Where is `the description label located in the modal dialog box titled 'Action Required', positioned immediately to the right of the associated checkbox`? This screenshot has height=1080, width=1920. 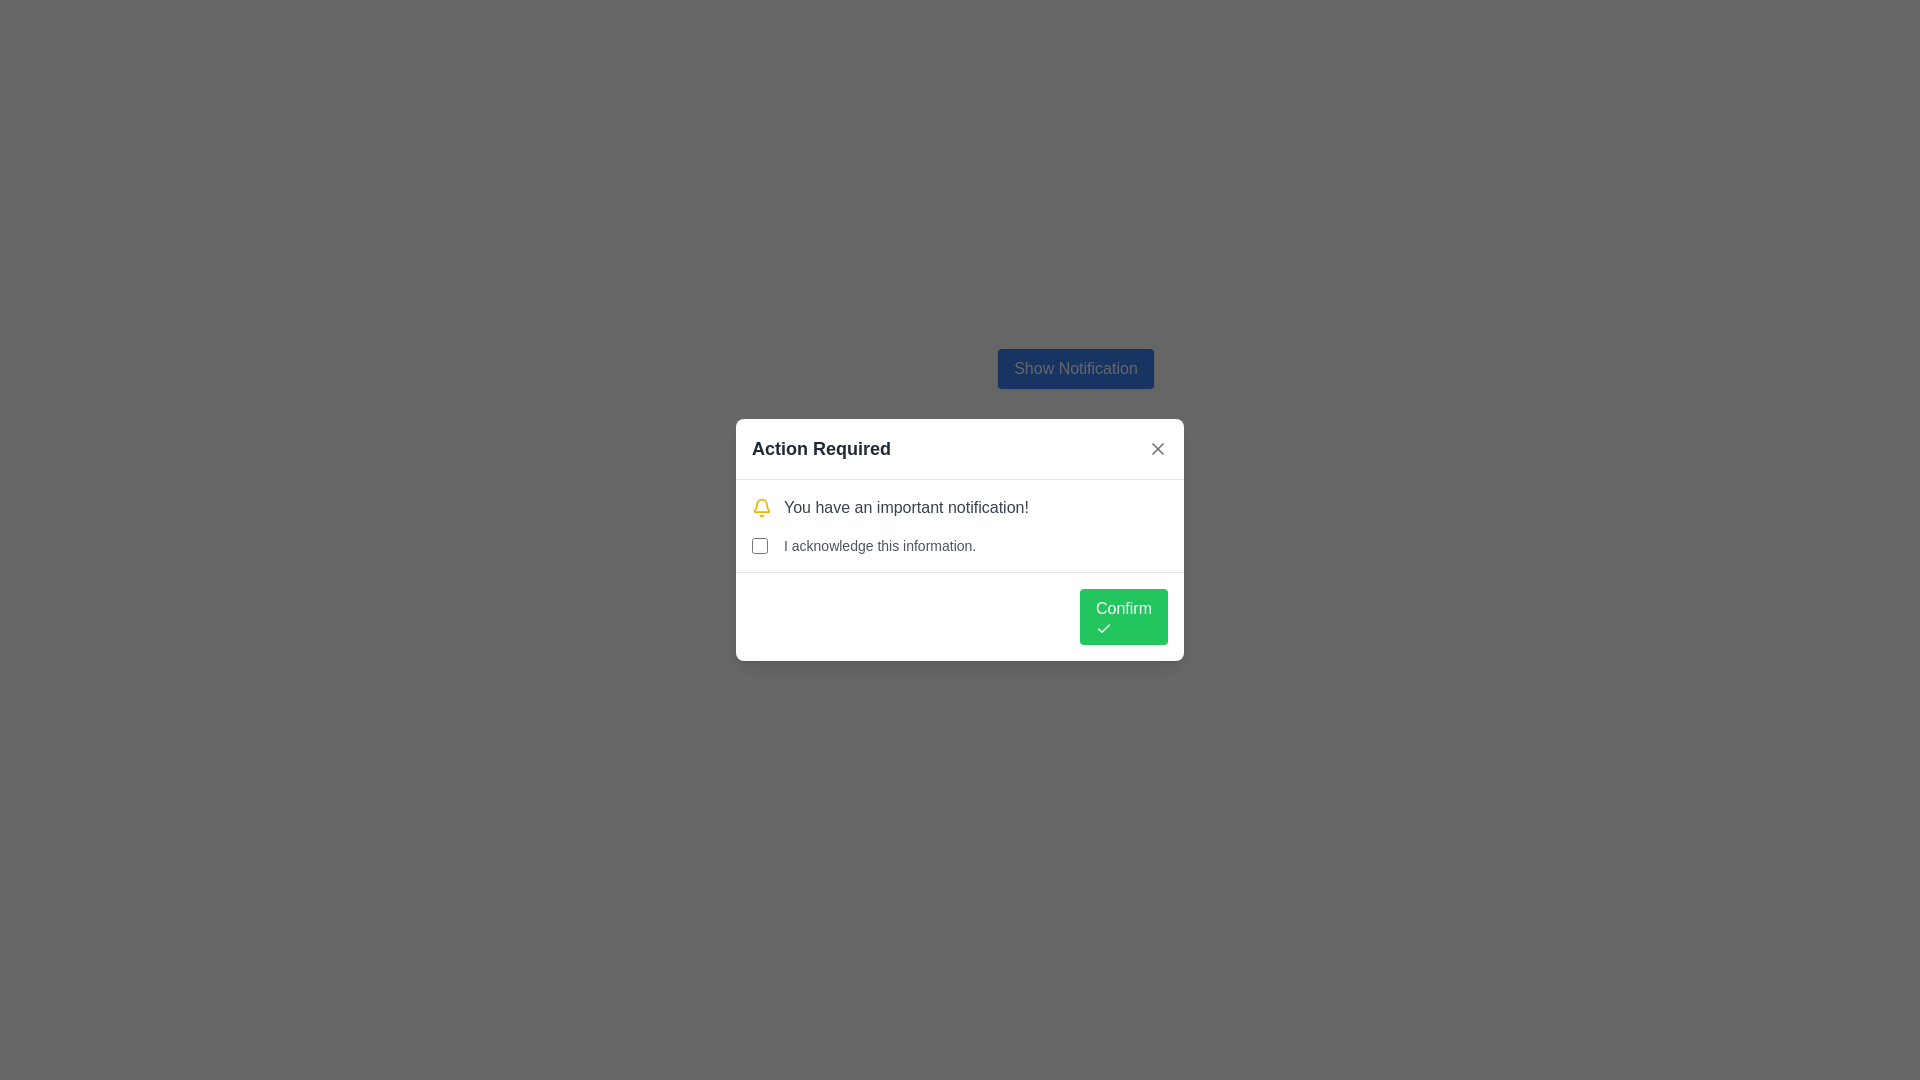
the description label located in the modal dialog box titled 'Action Required', positioned immediately to the right of the associated checkbox is located at coordinates (880, 546).